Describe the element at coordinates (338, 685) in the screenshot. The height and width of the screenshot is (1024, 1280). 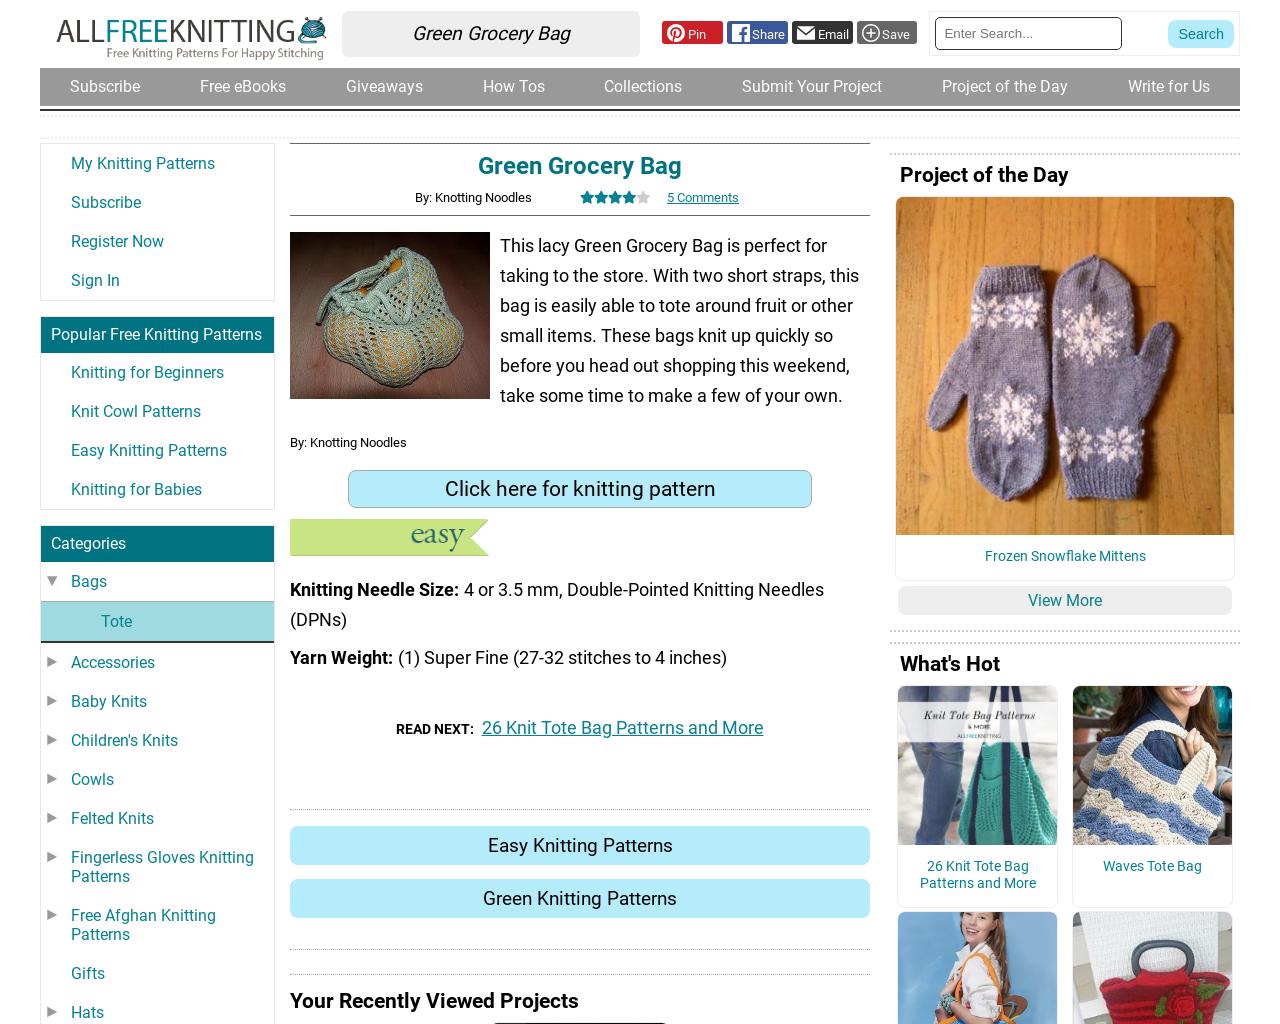
I see `'Yarn Weight'` at that location.